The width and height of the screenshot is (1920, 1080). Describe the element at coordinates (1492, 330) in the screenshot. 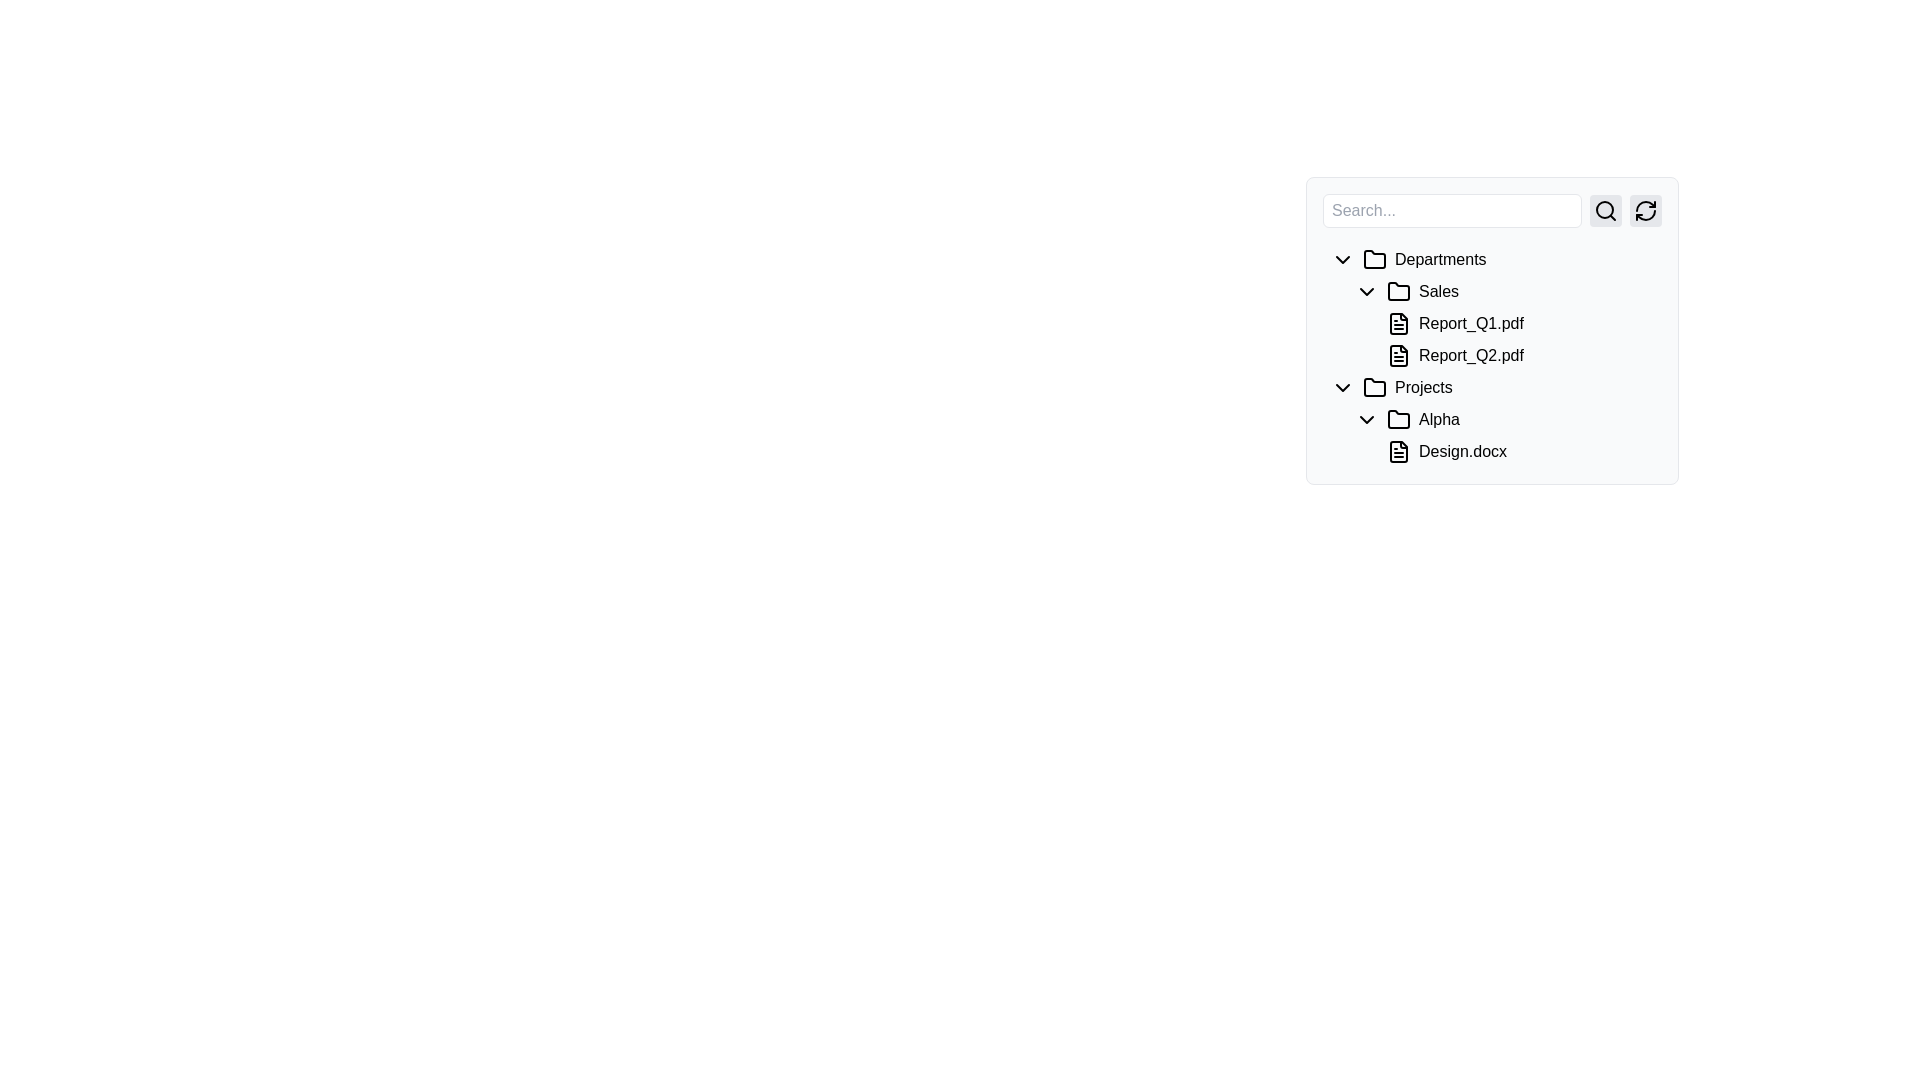

I see `the Tree item representing the file 'Report_Q1.pdf' located under the 'Sales' folder` at that location.